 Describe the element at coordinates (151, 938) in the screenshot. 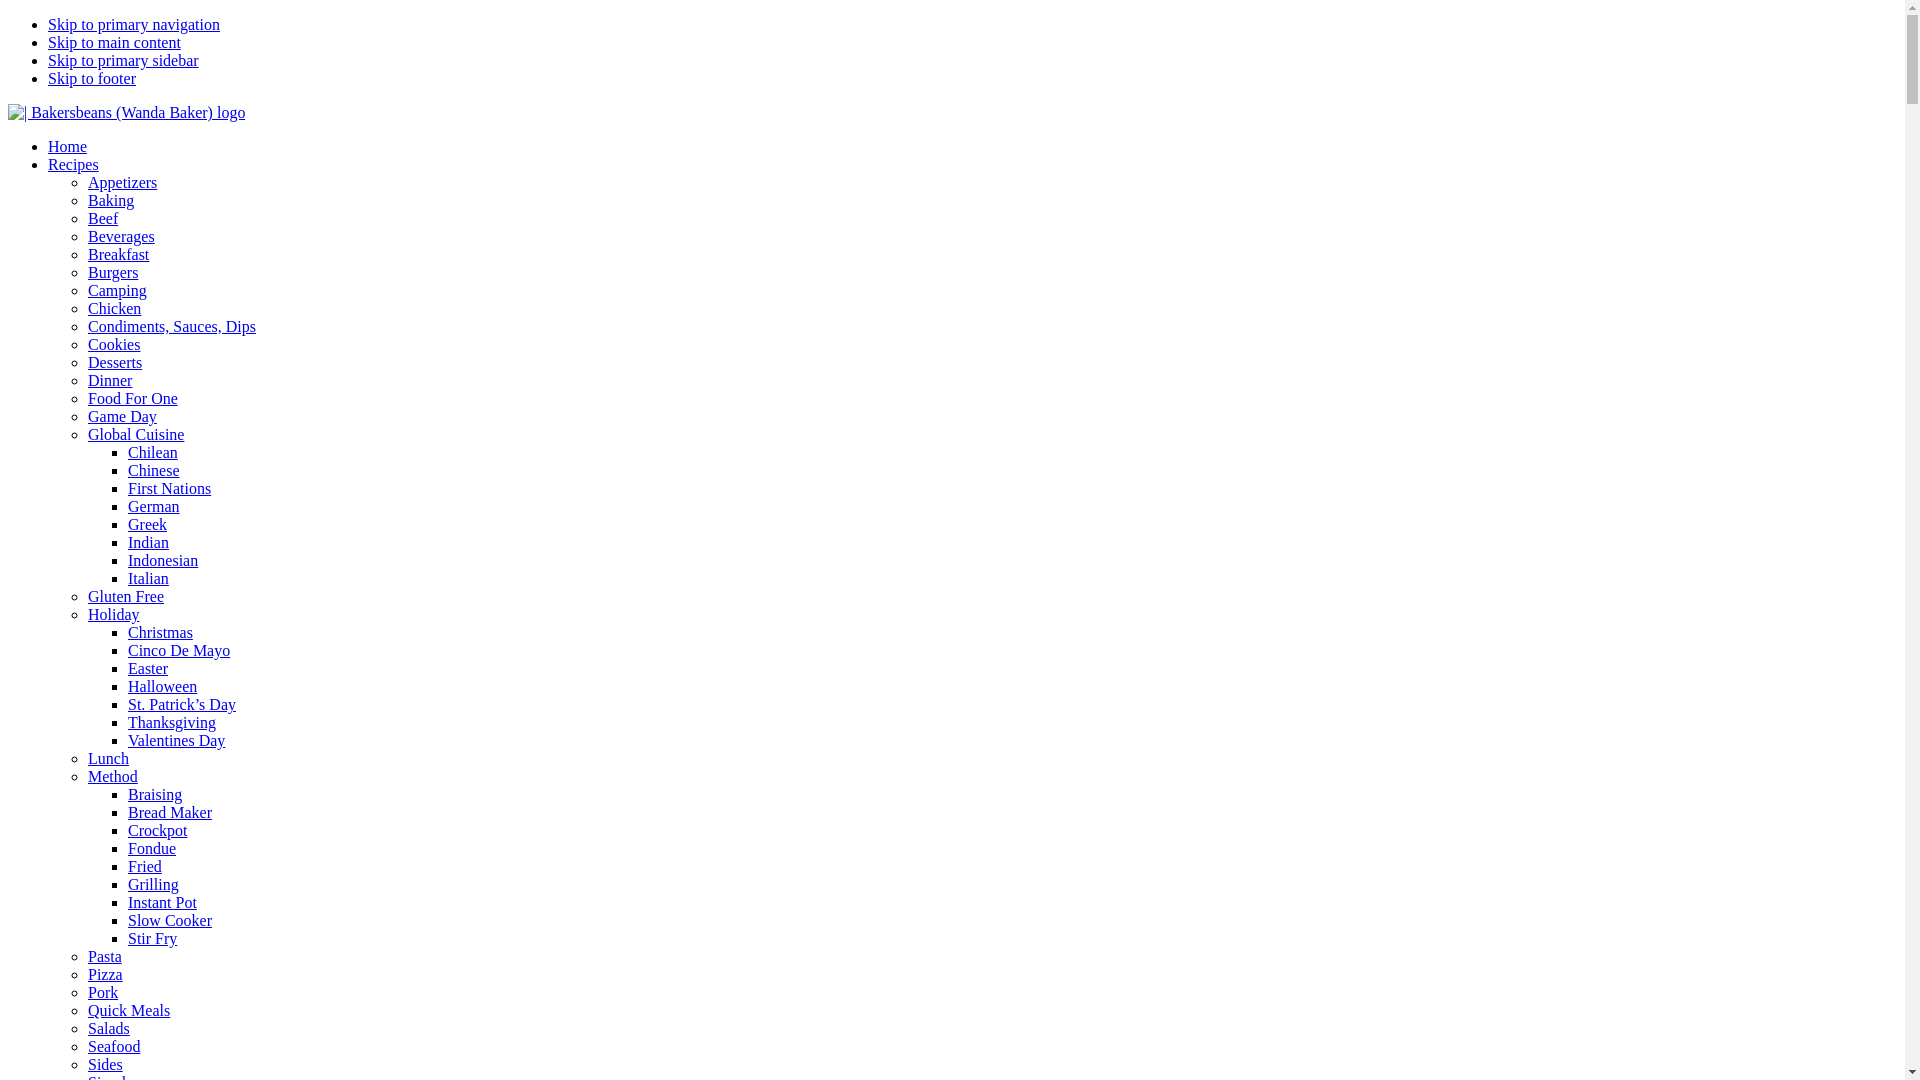

I see `'Stir Fry'` at that location.